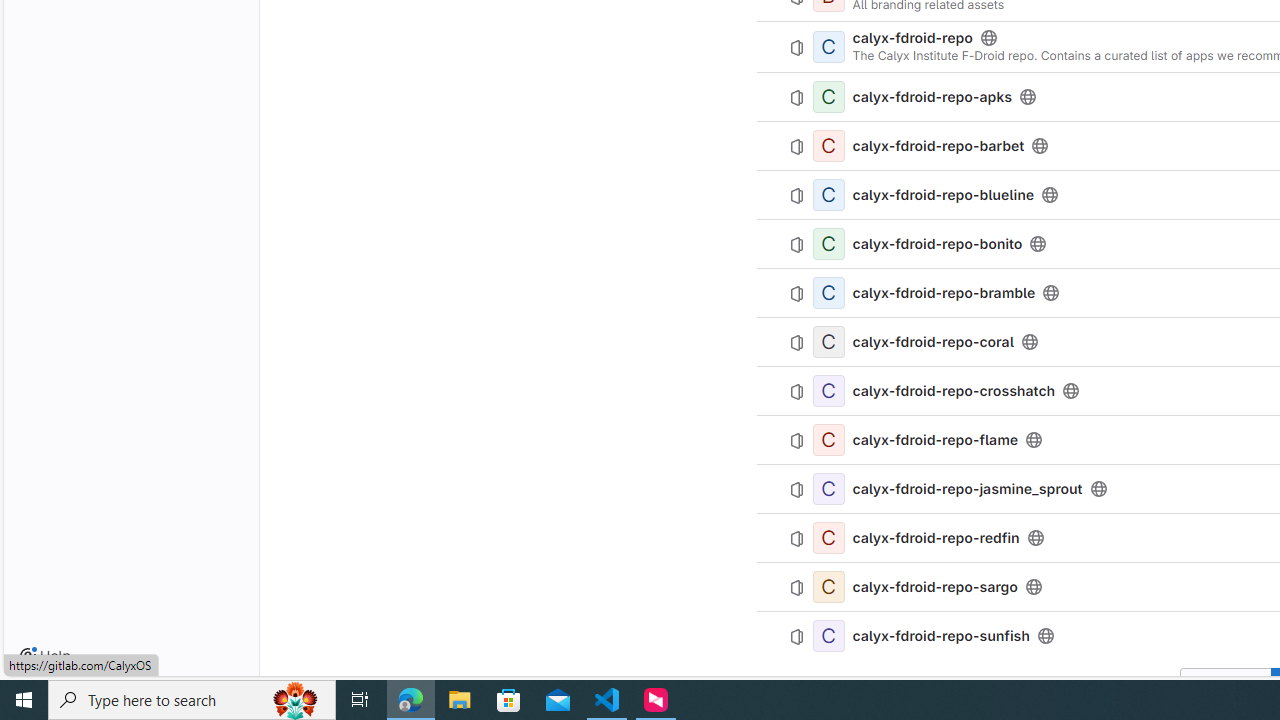 Image resolution: width=1280 pixels, height=720 pixels. What do you see at coordinates (936, 243) in the screenshot?
I see `'calyx-fdroid-repo-bonito'` at bounding box center [936, 243].